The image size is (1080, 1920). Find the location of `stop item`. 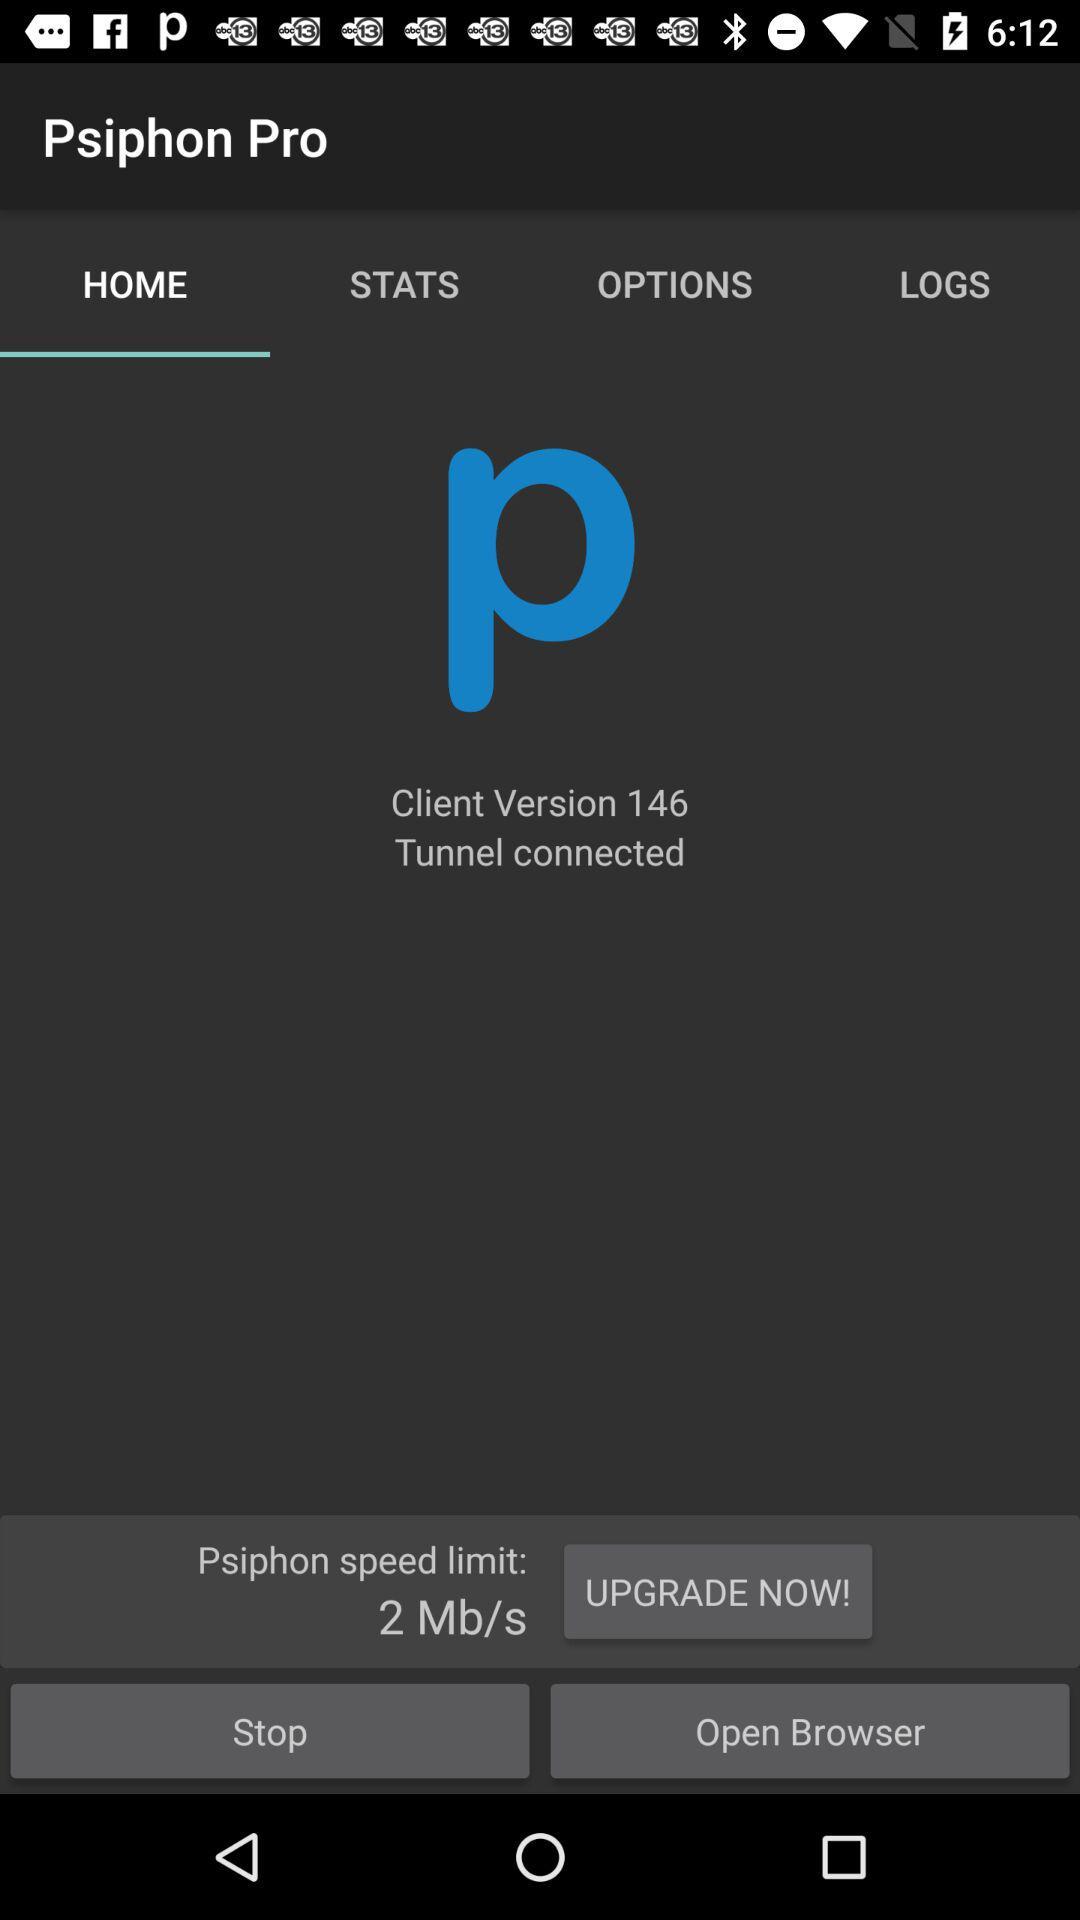

stop item is located at coordinates (270, 1730).